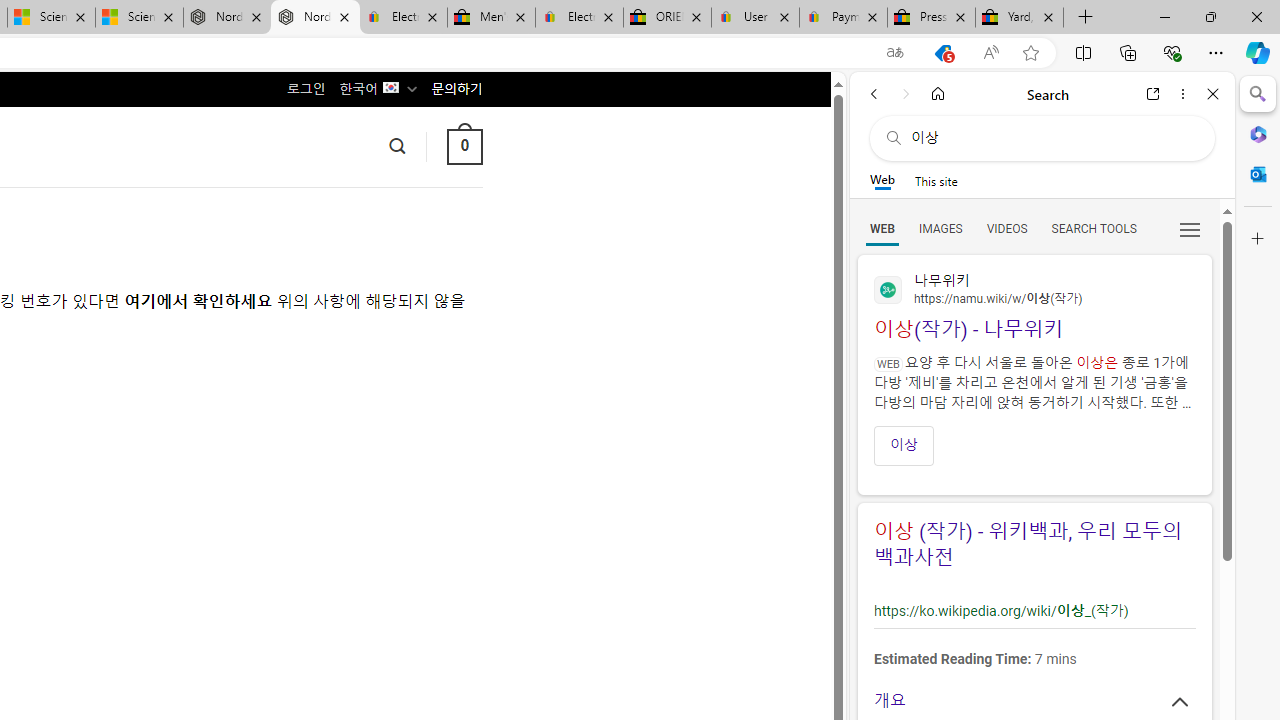 This screenshot has width=1280, height=720. Describe the element at coordinates (881, 227) in the screenshot. I see `'WEB  '` at that location.